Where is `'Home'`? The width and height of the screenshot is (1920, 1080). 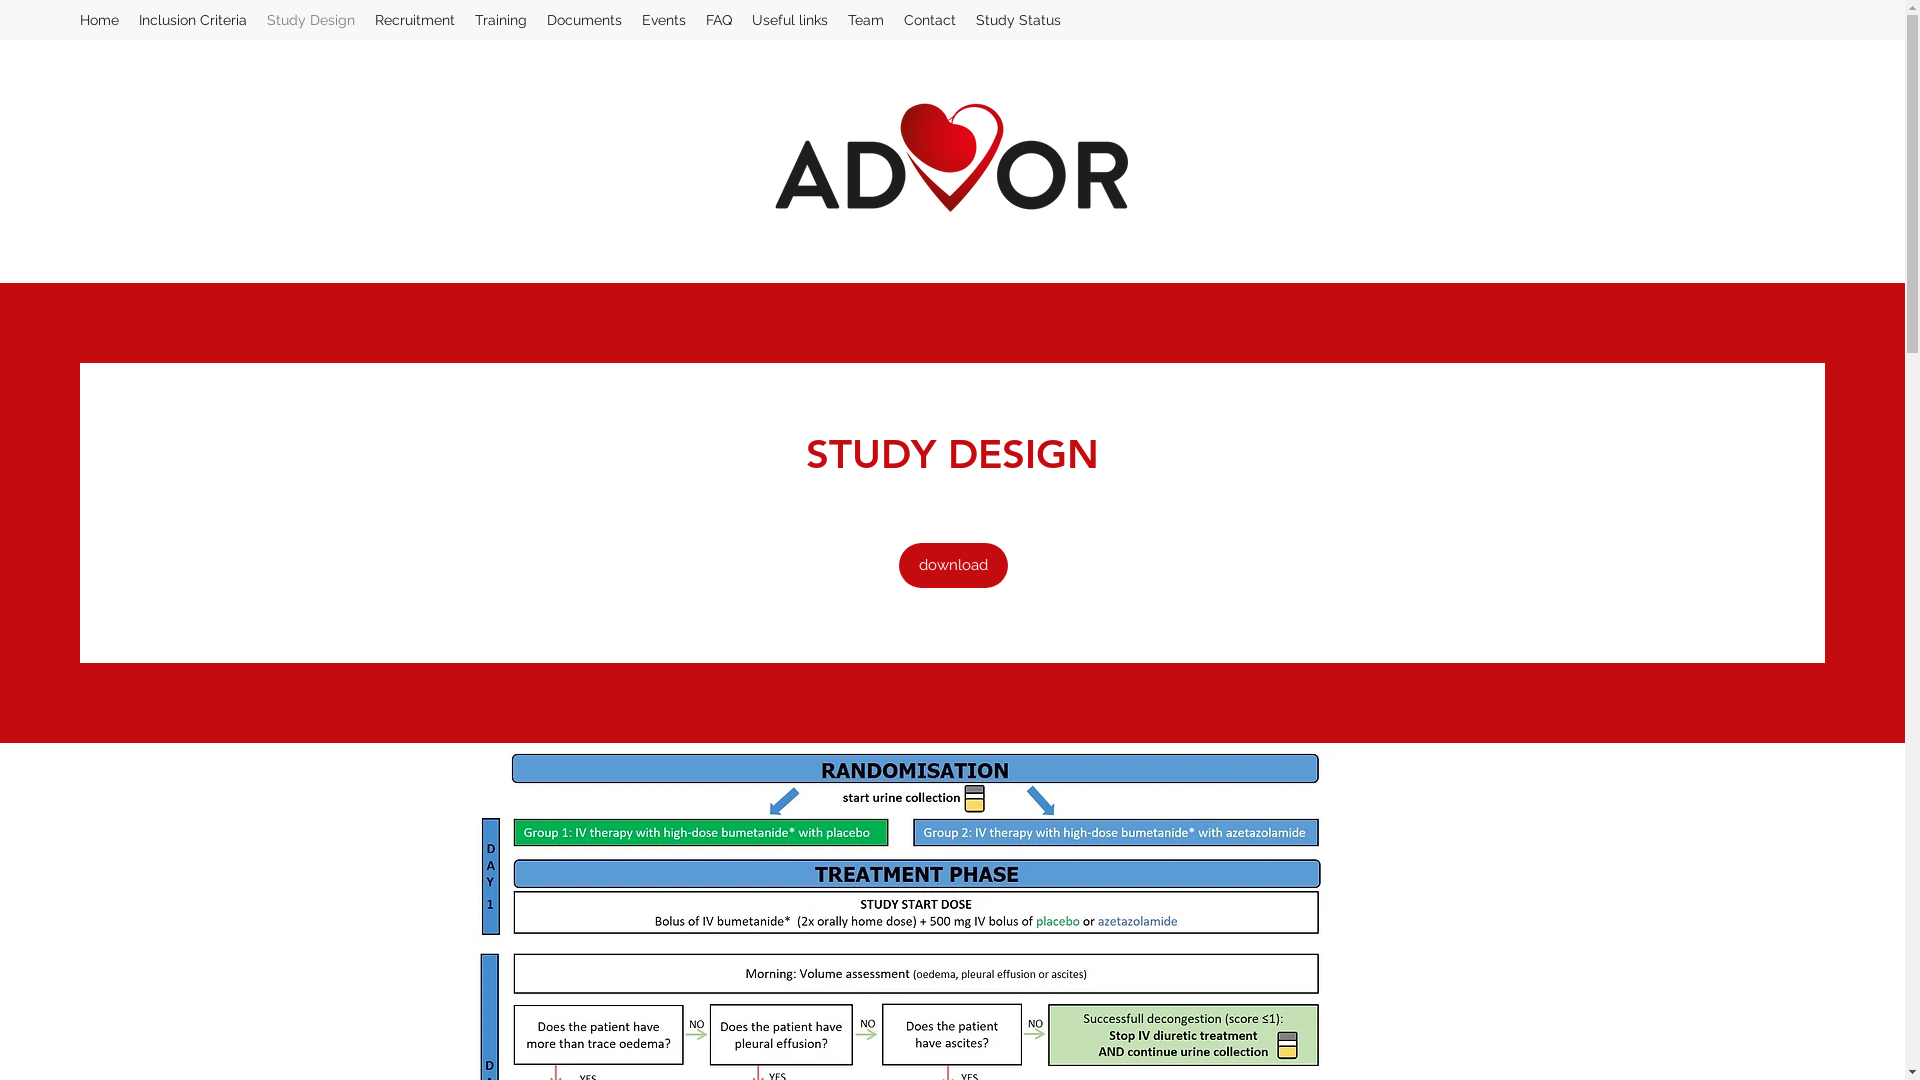 'Home' is located at coordinates (98, 19).